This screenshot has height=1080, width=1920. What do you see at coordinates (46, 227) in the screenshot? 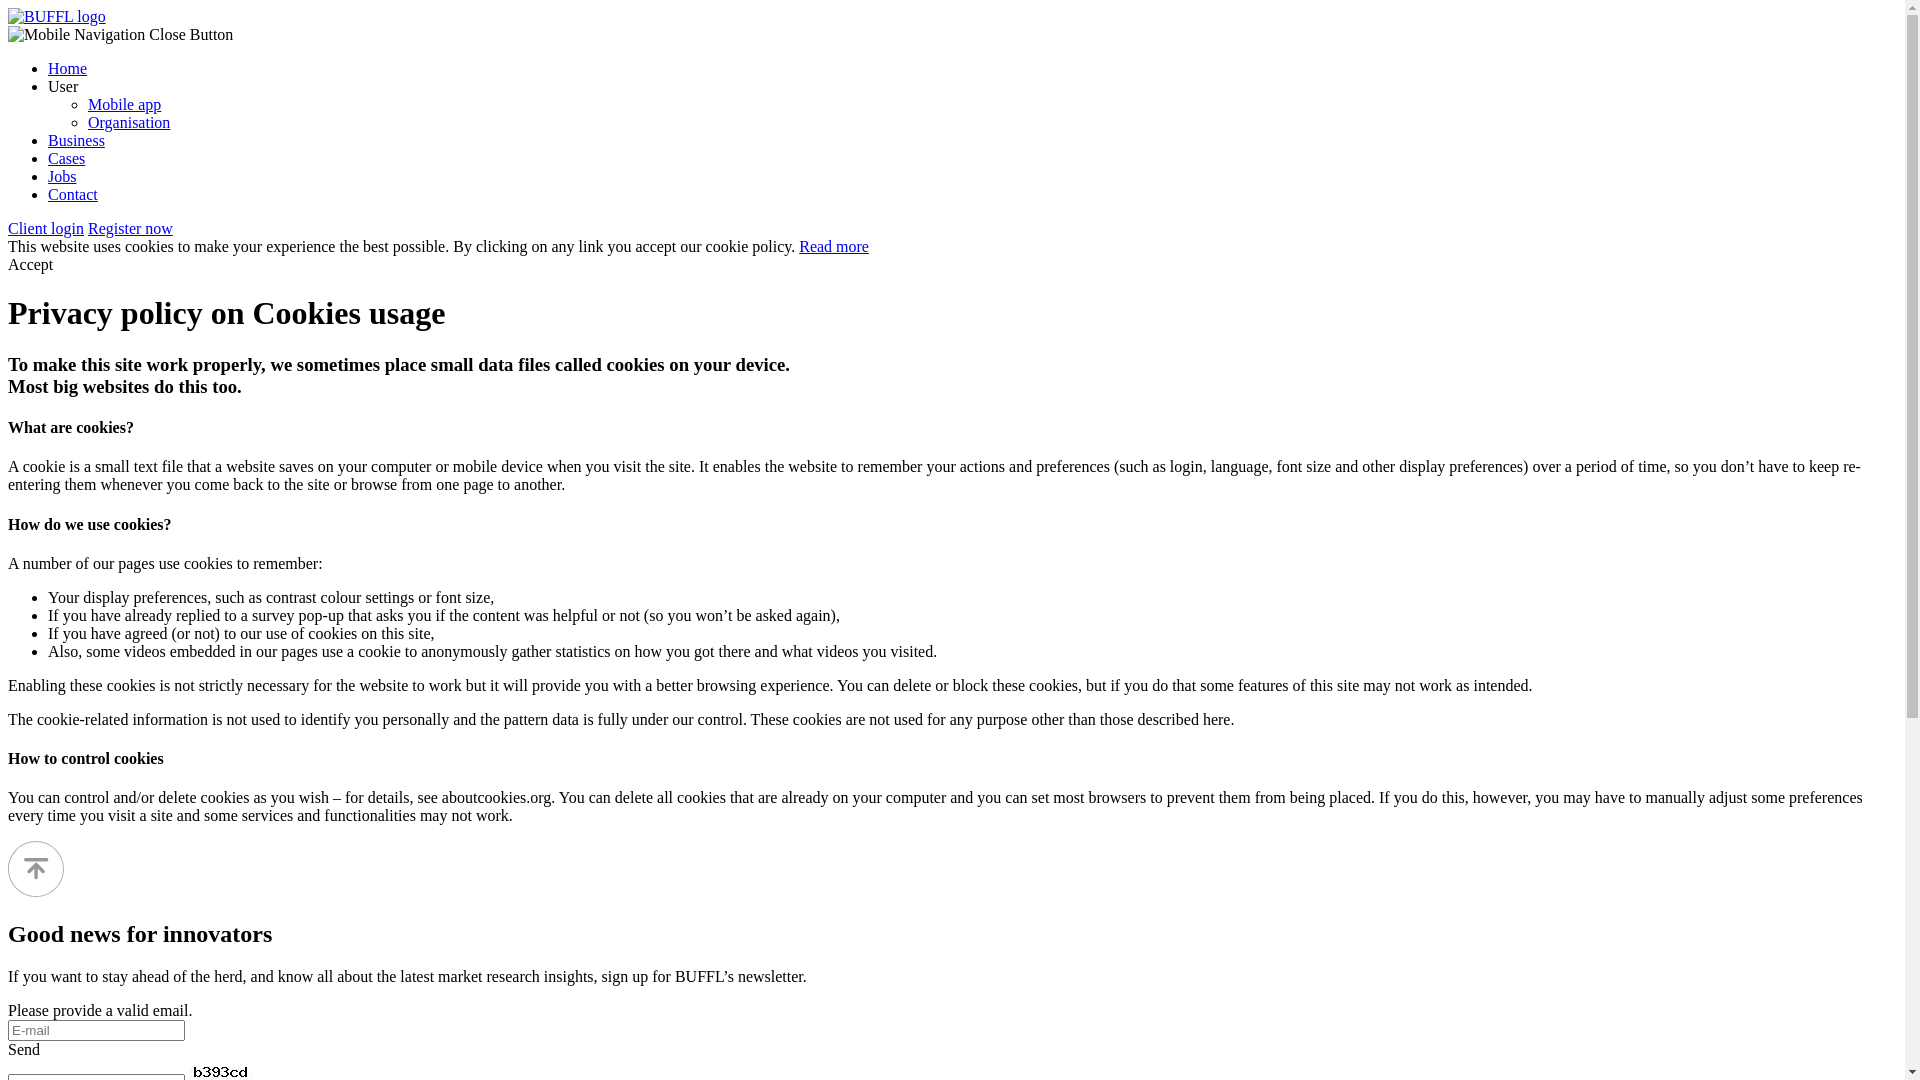
I see `'Client login'` at bounding box center [46, 227].